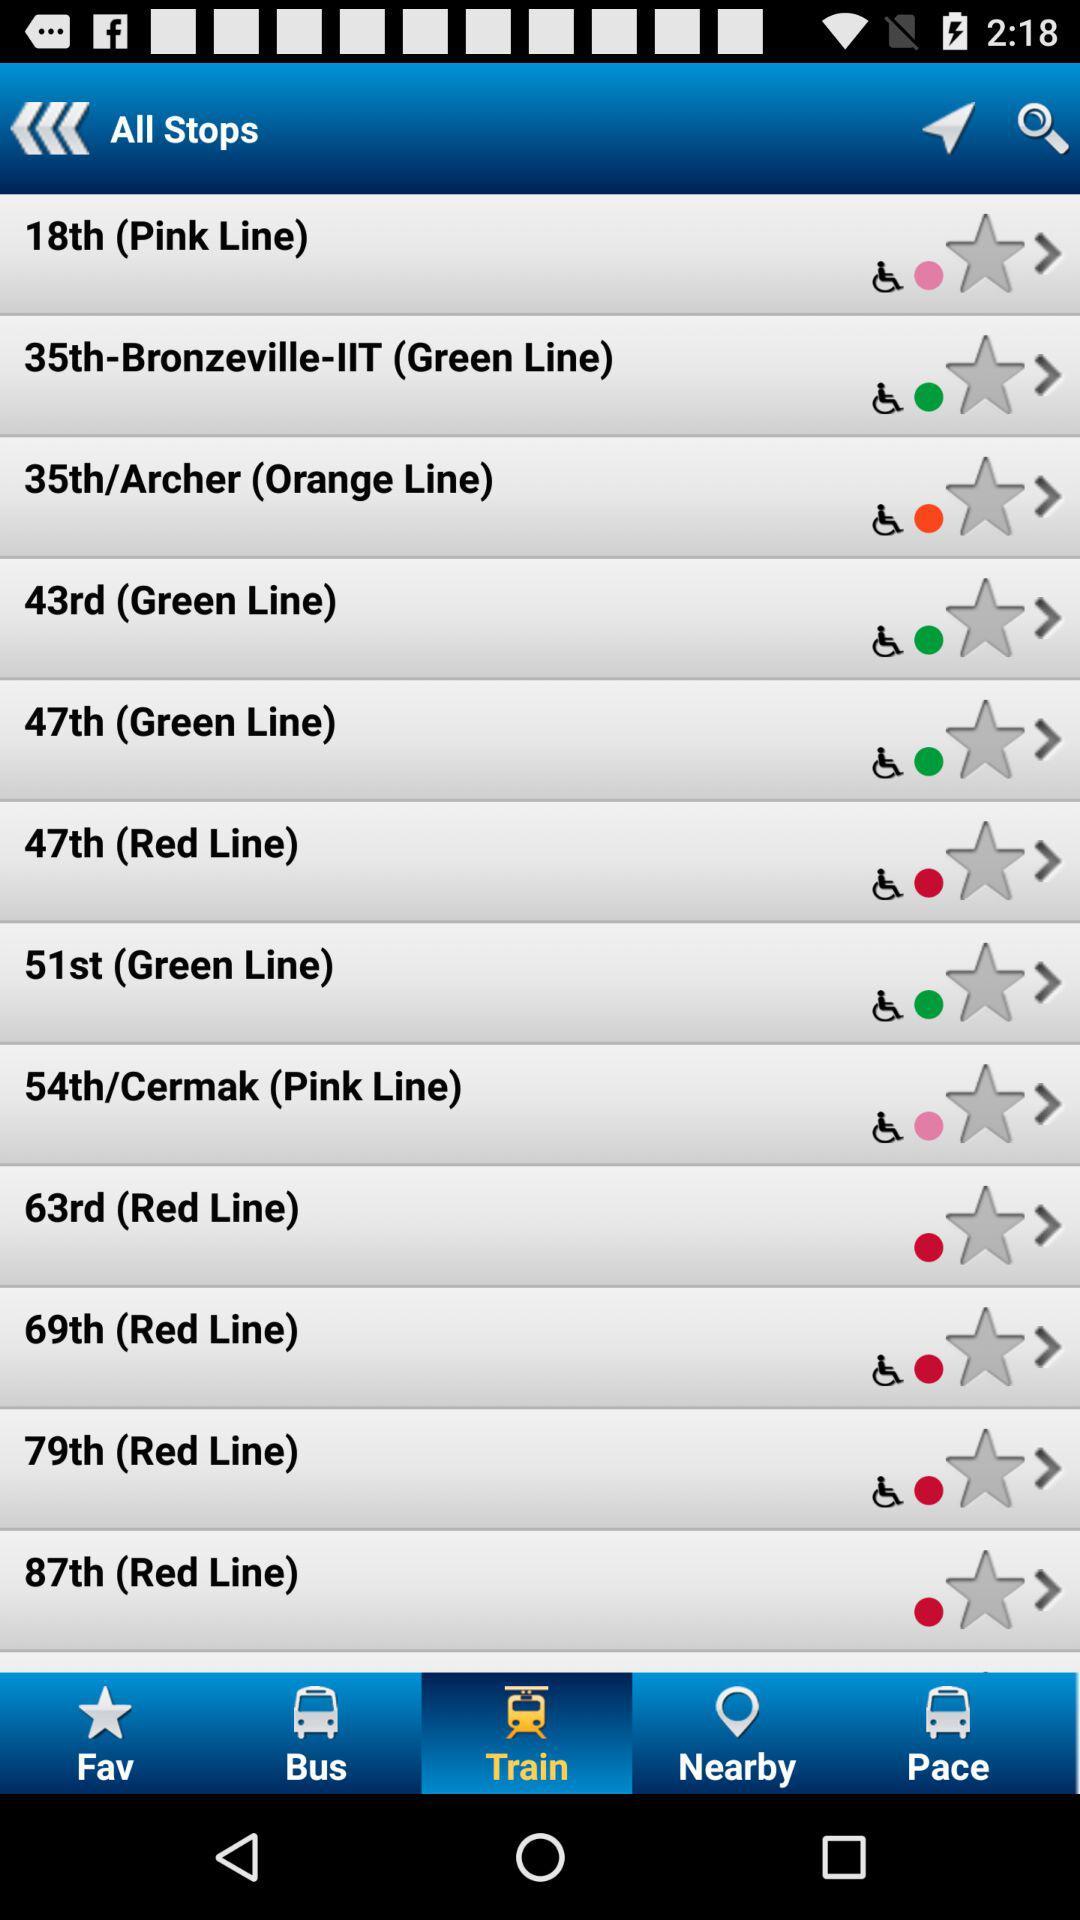 The width and height of the screenshot is (1080, 1920). Describe the element at coordinates (1042, 127) in the screenshot. I see `to search` at that location.